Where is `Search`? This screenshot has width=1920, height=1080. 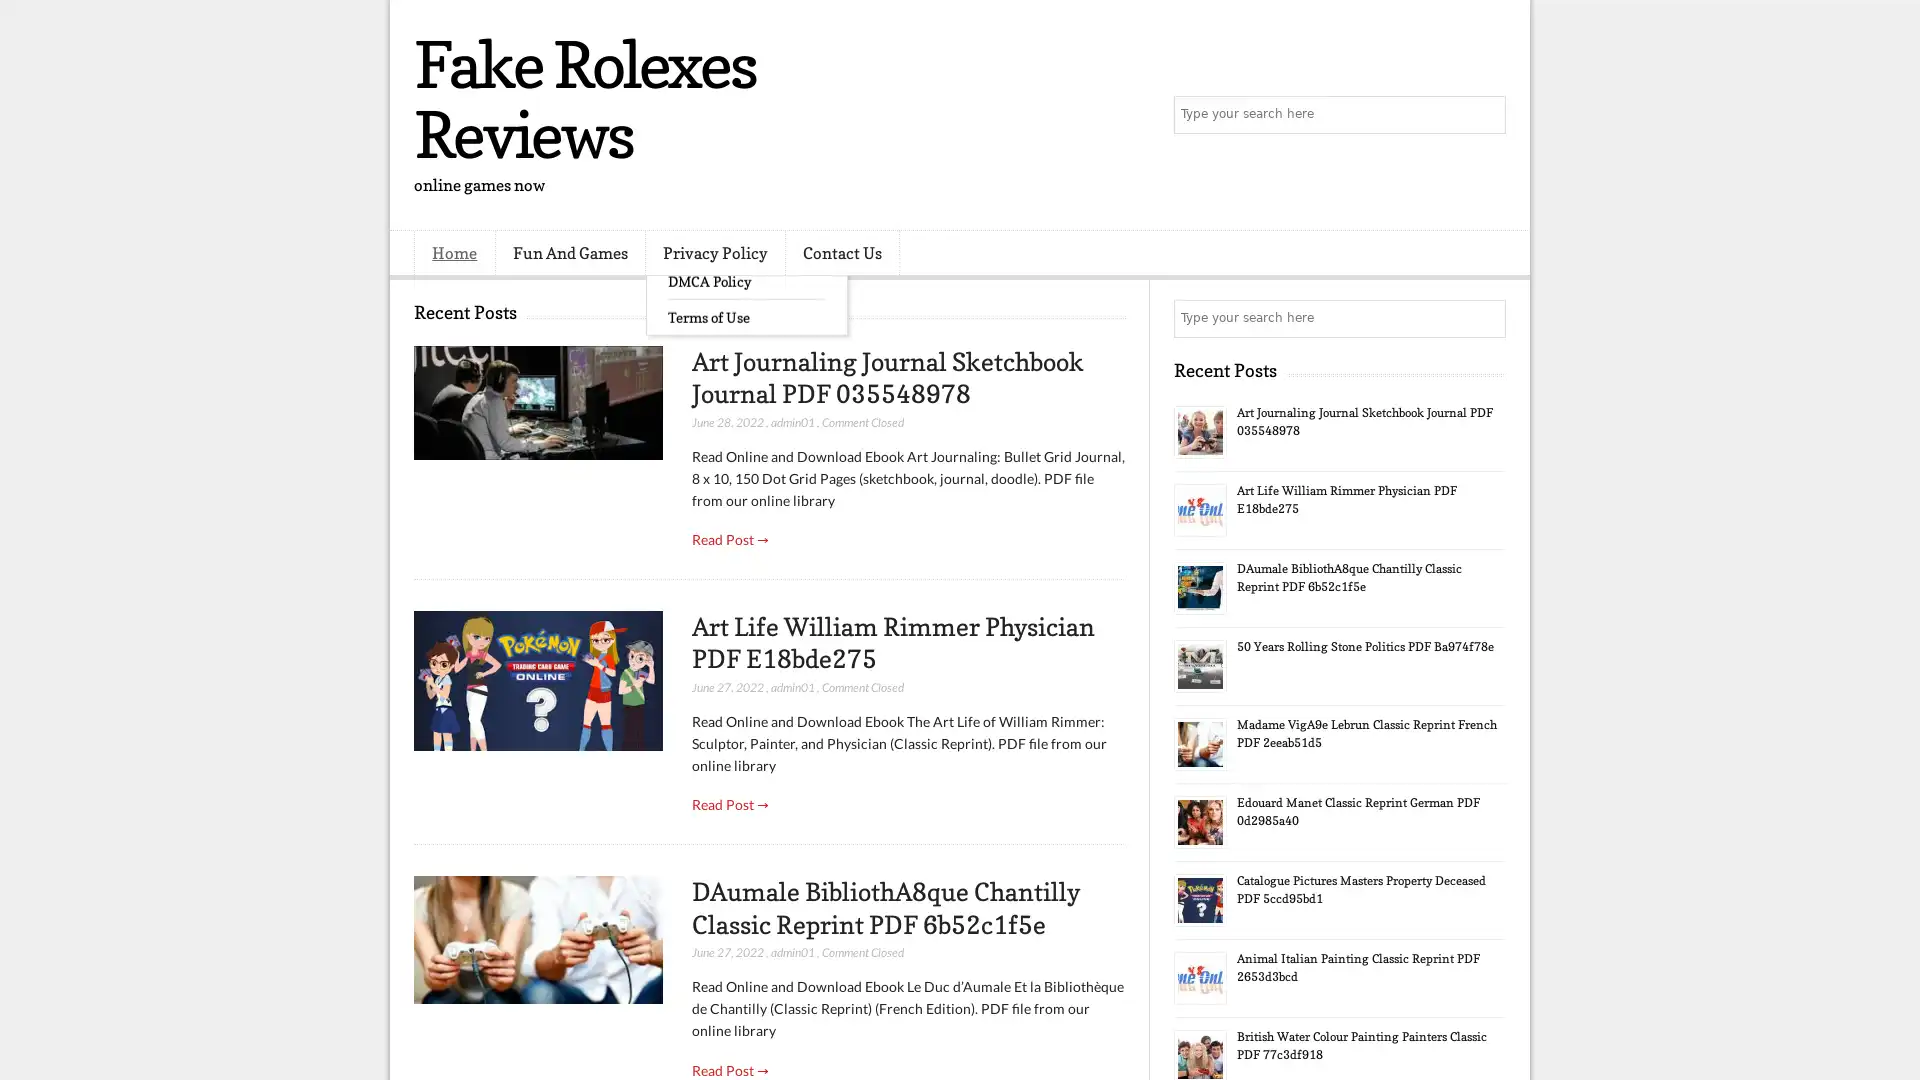 Search is located at coordinates (1485, 318).